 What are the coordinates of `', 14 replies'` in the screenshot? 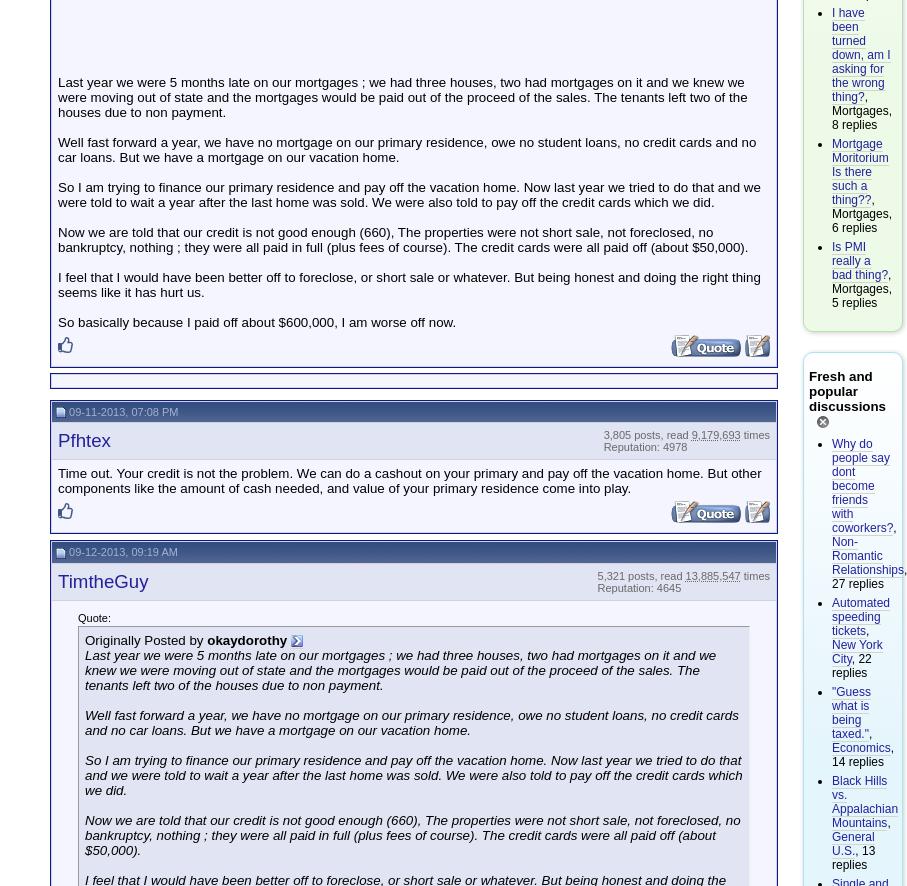 It's located at (830, 753).